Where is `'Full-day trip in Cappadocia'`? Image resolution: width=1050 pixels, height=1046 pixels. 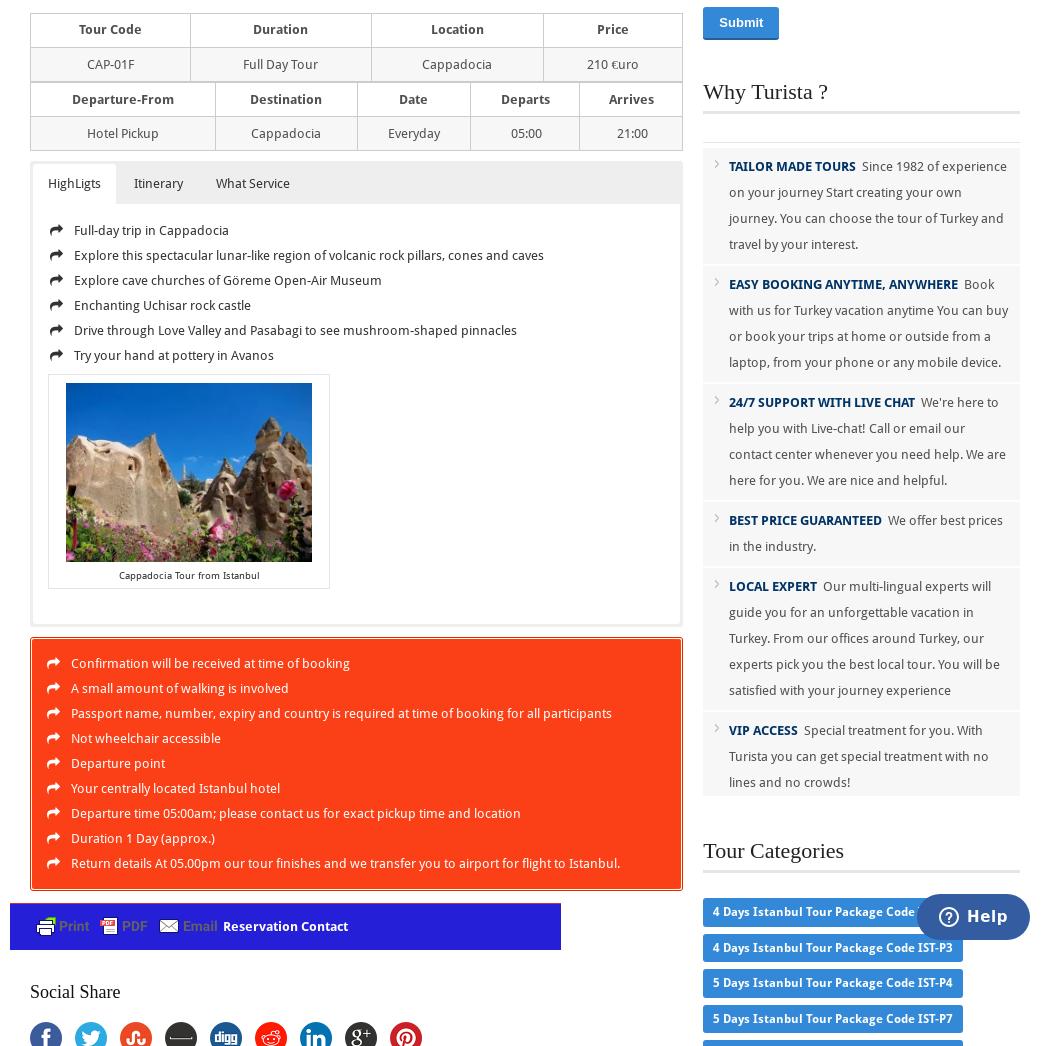 'Full-day trip in Cappadocia' is located at coordinates (73, 229).